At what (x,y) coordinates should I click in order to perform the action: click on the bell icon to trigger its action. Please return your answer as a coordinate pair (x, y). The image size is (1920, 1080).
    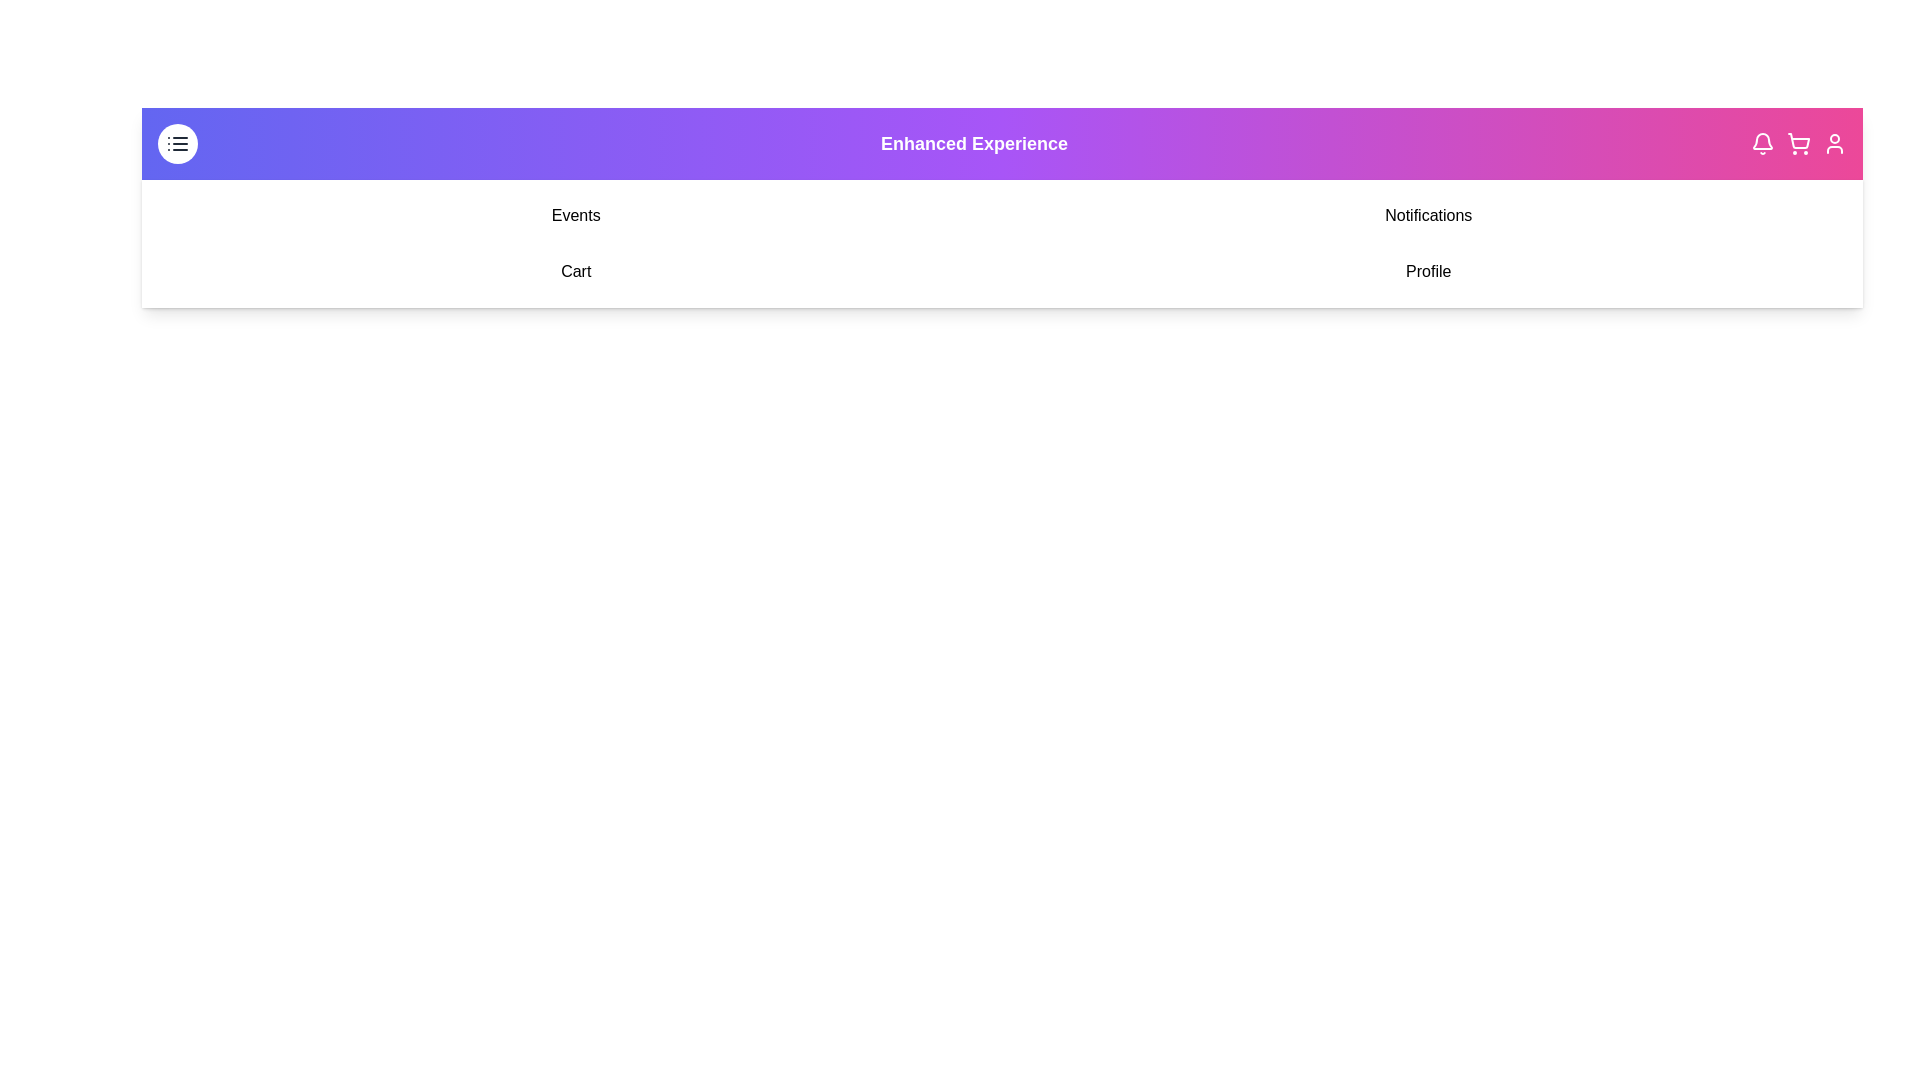
    Looking at the image, I should click on (1762, 142).